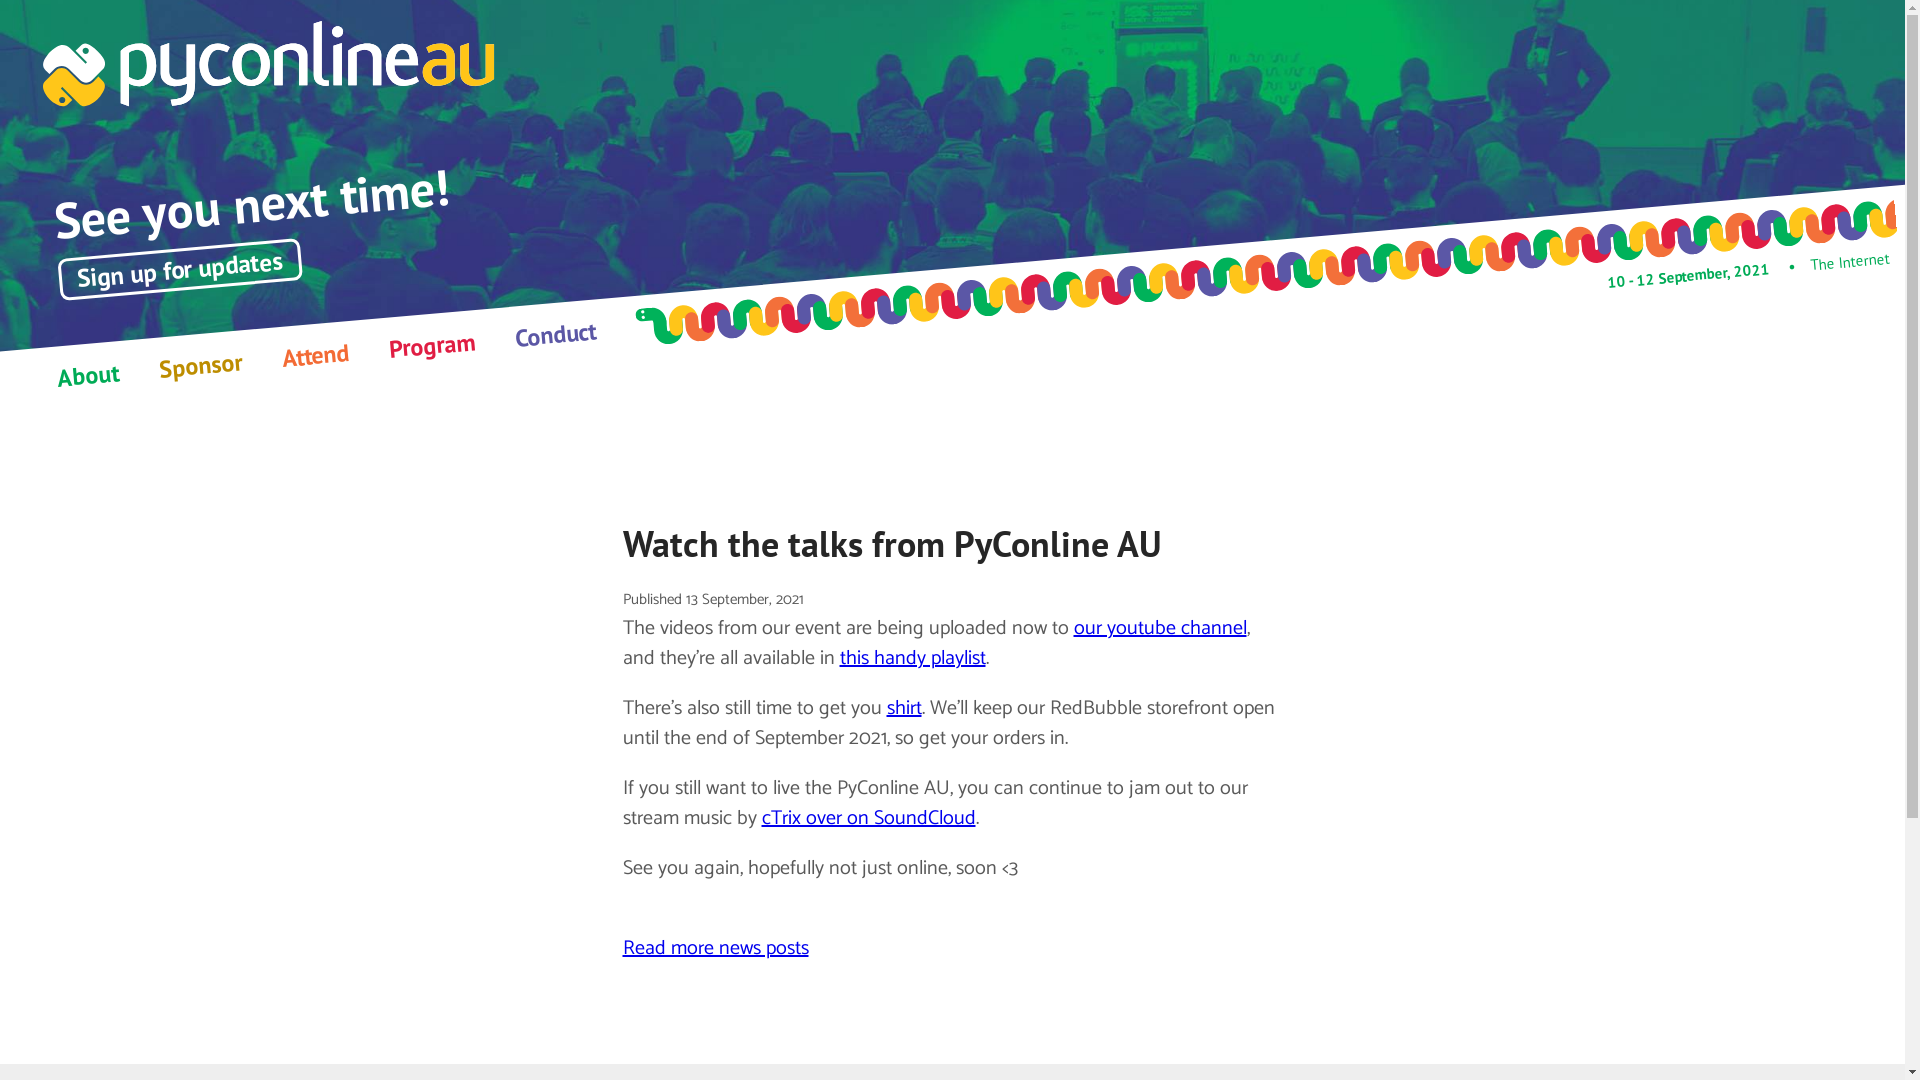 The height and width of the screenshot is (1080, 1920). Describe the element at coordinates (430, 340) in the screenshot. I see `'Program'` at that location.